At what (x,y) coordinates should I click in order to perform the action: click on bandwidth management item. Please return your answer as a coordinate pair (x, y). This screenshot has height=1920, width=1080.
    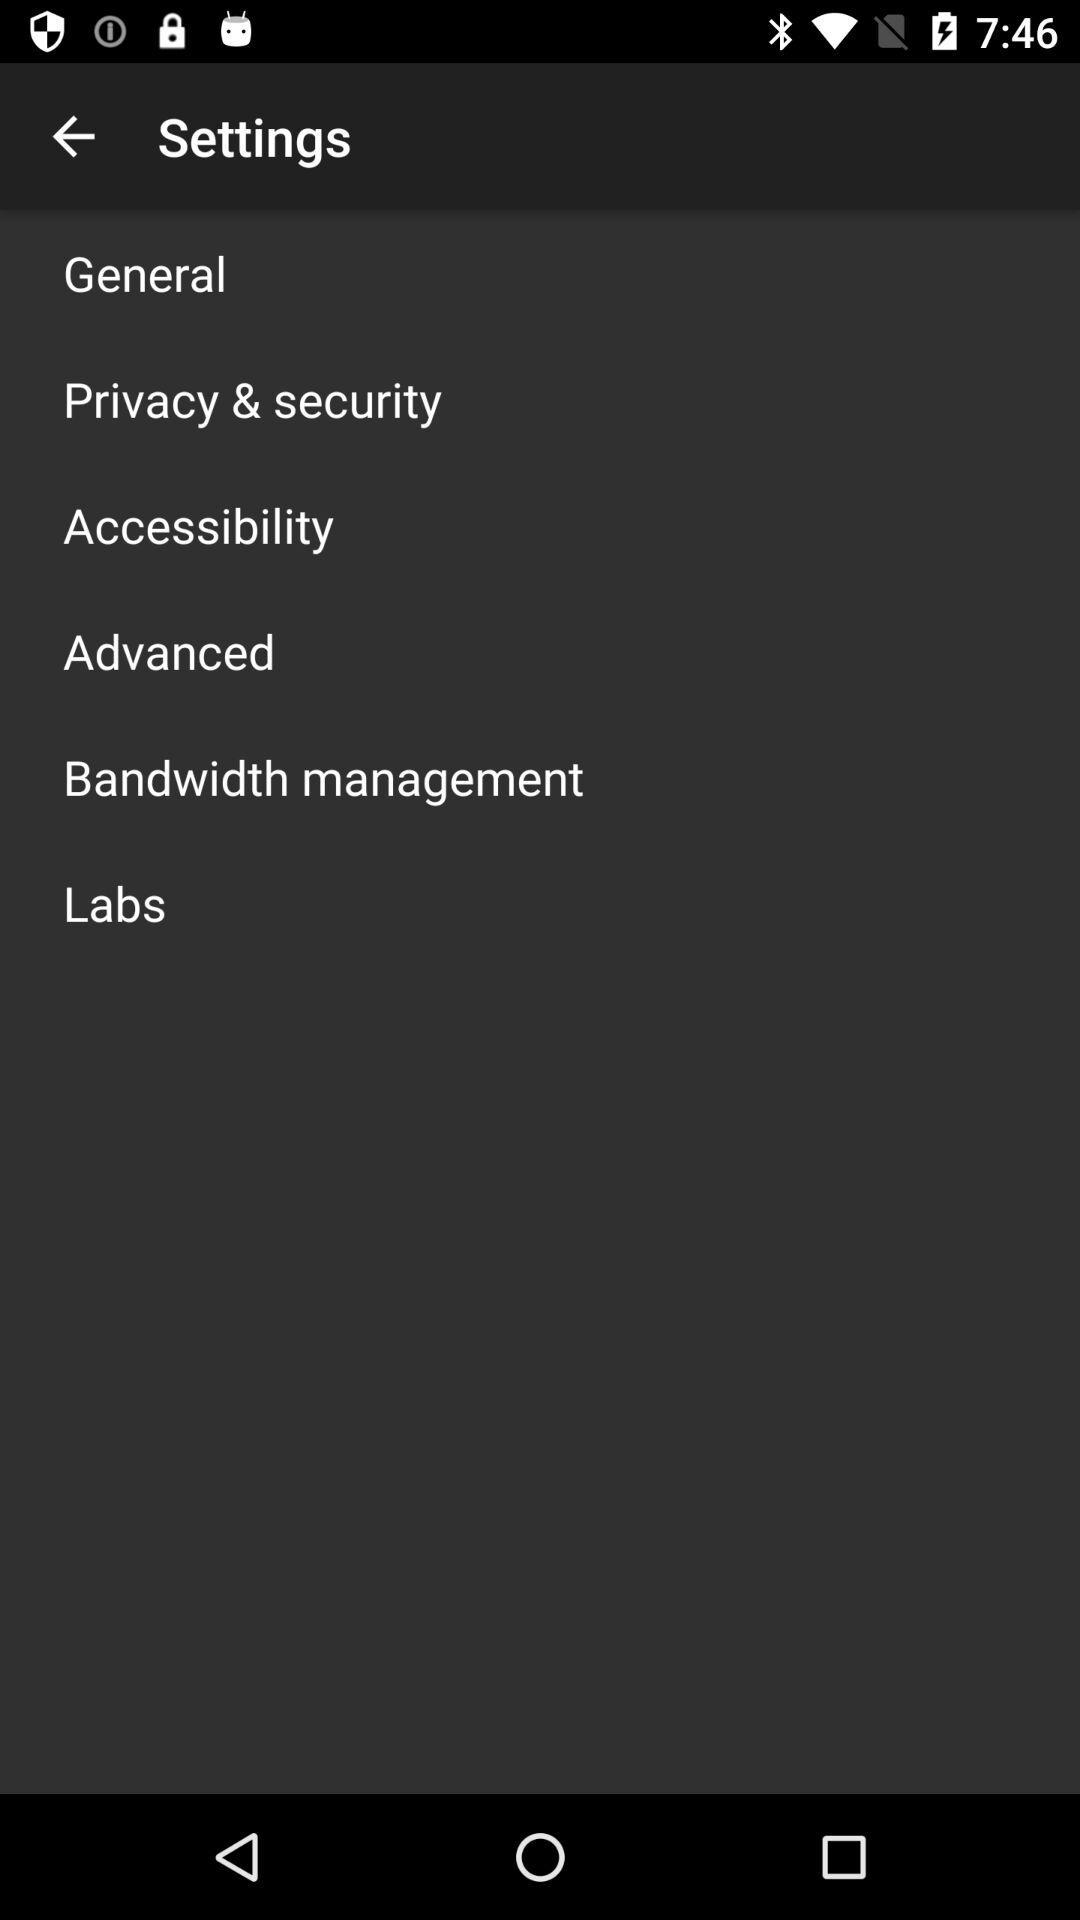
    Looking at the image, I should click on (322, 776).